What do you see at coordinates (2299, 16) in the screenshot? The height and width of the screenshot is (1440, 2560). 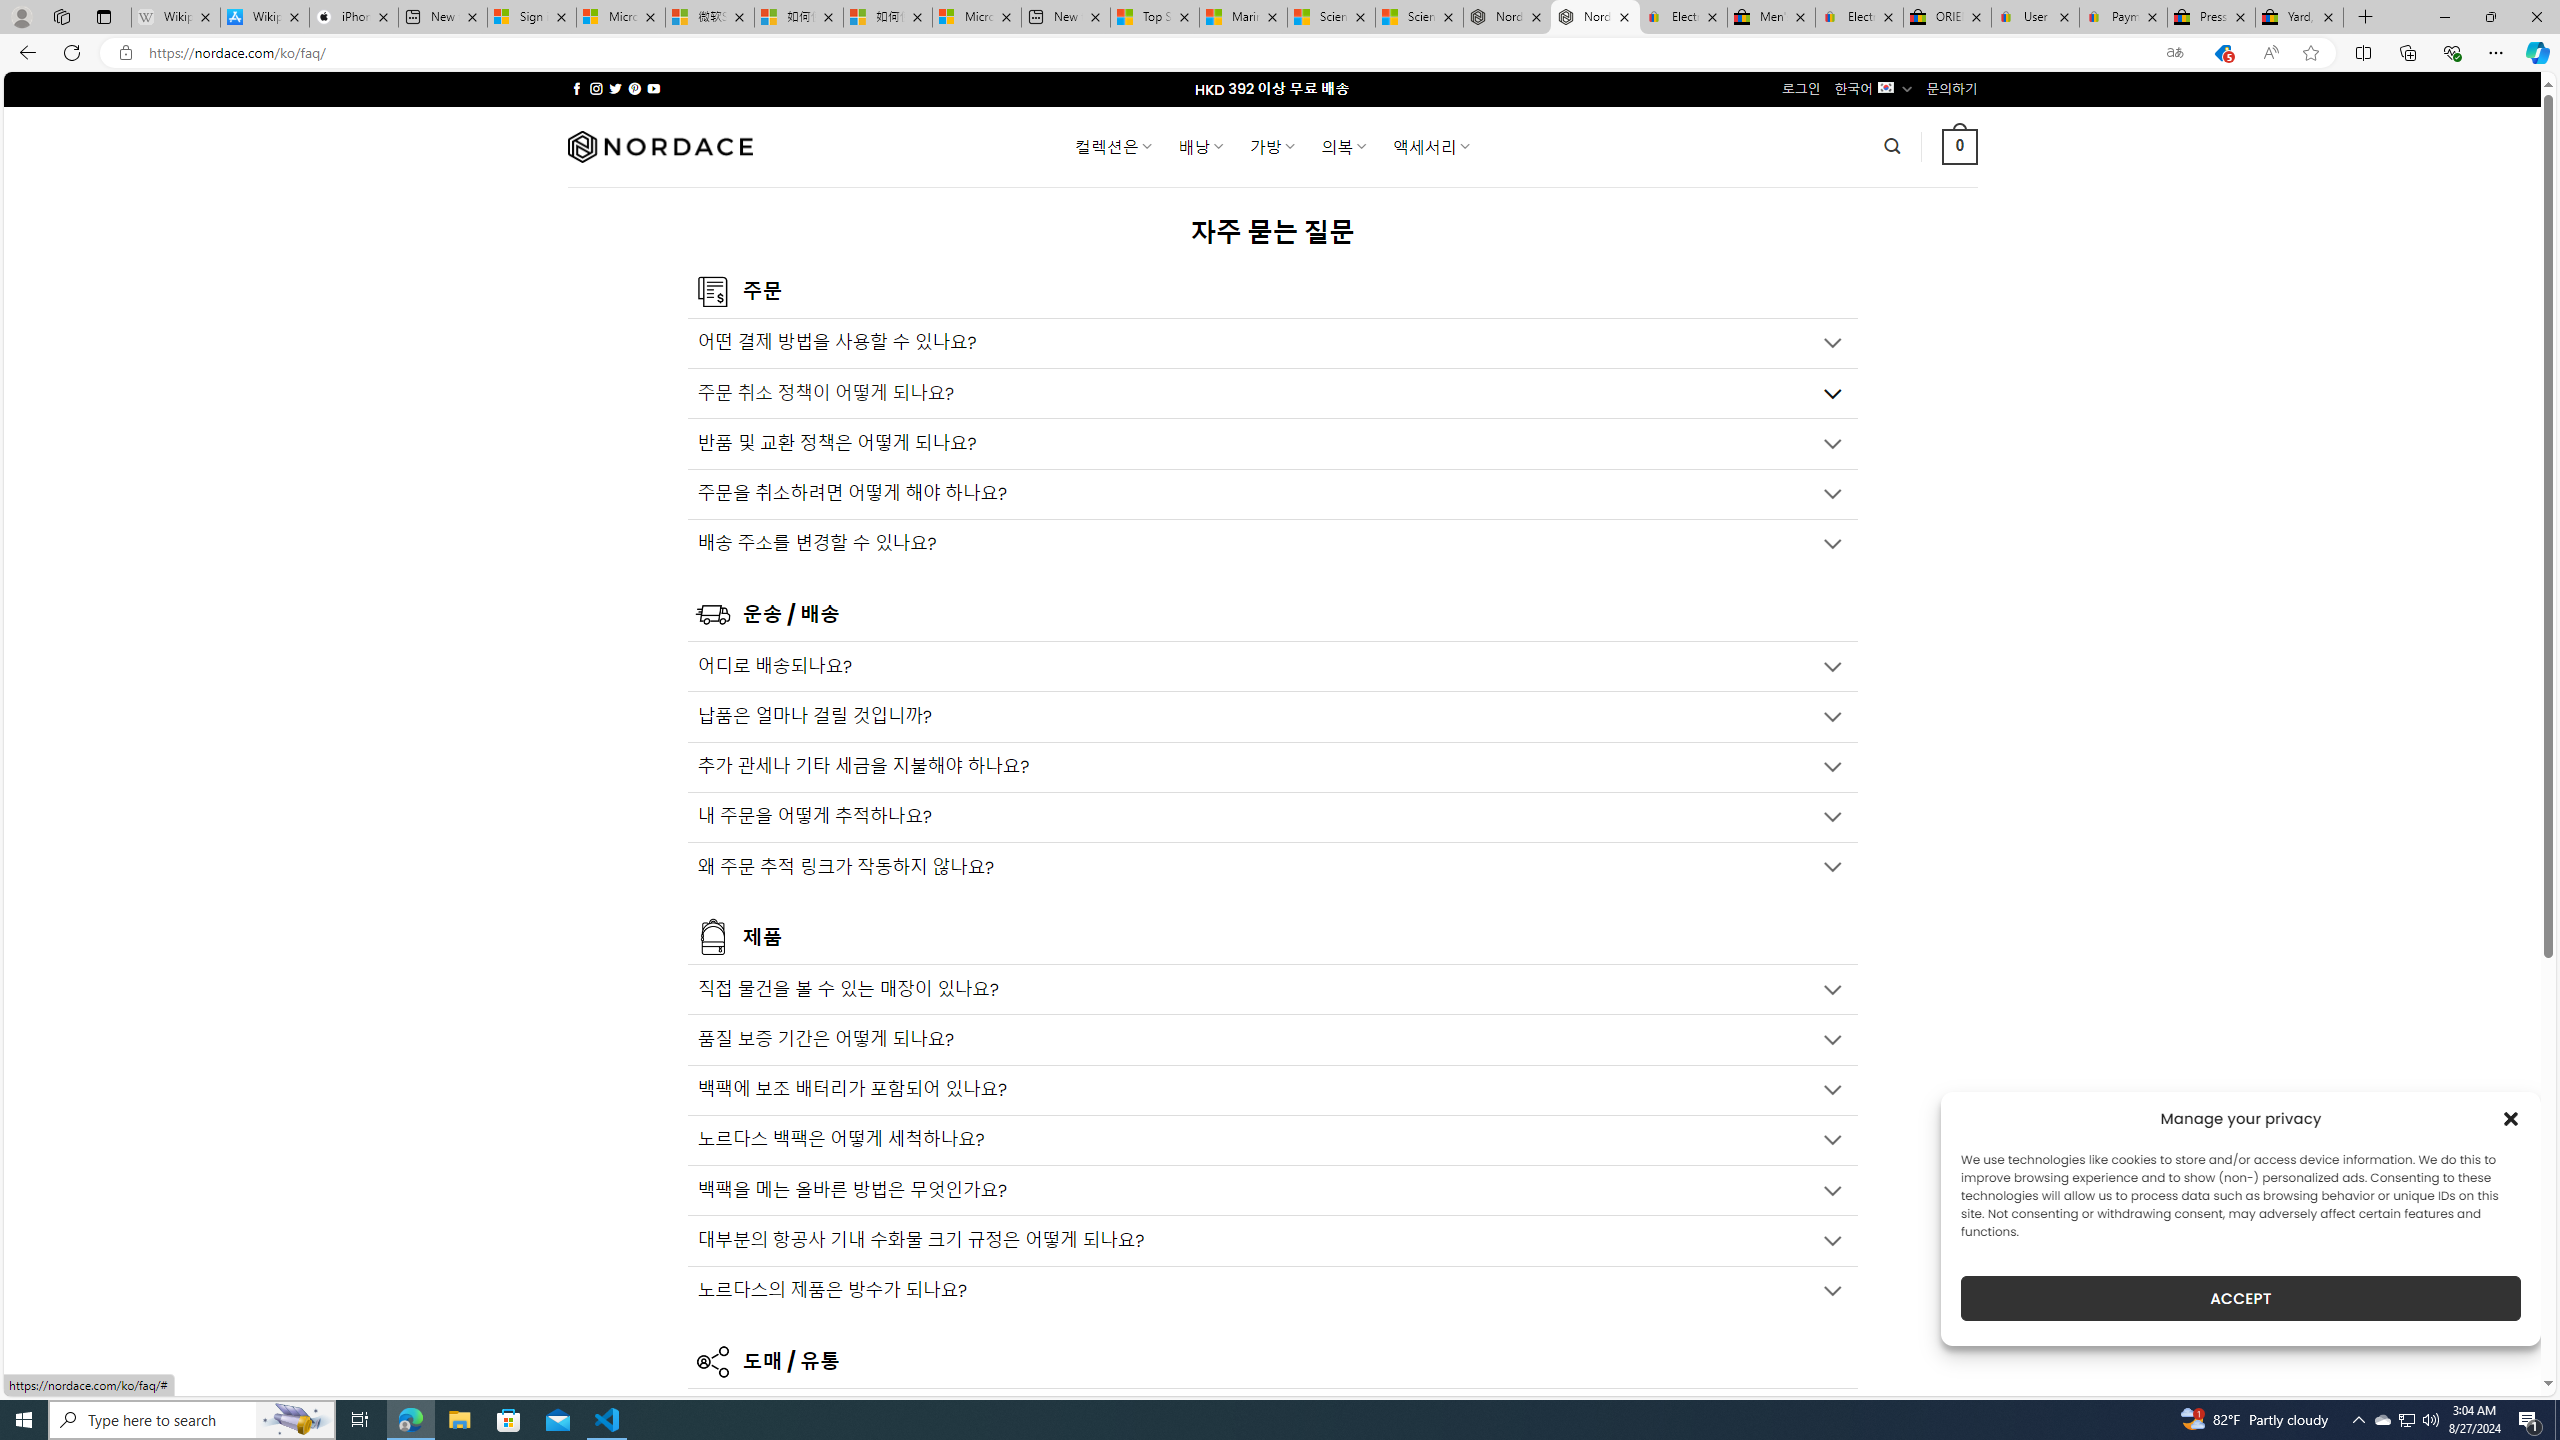 I see `'Yard, Garden & Outdoor Living'` at bounding box center [2299, 16].